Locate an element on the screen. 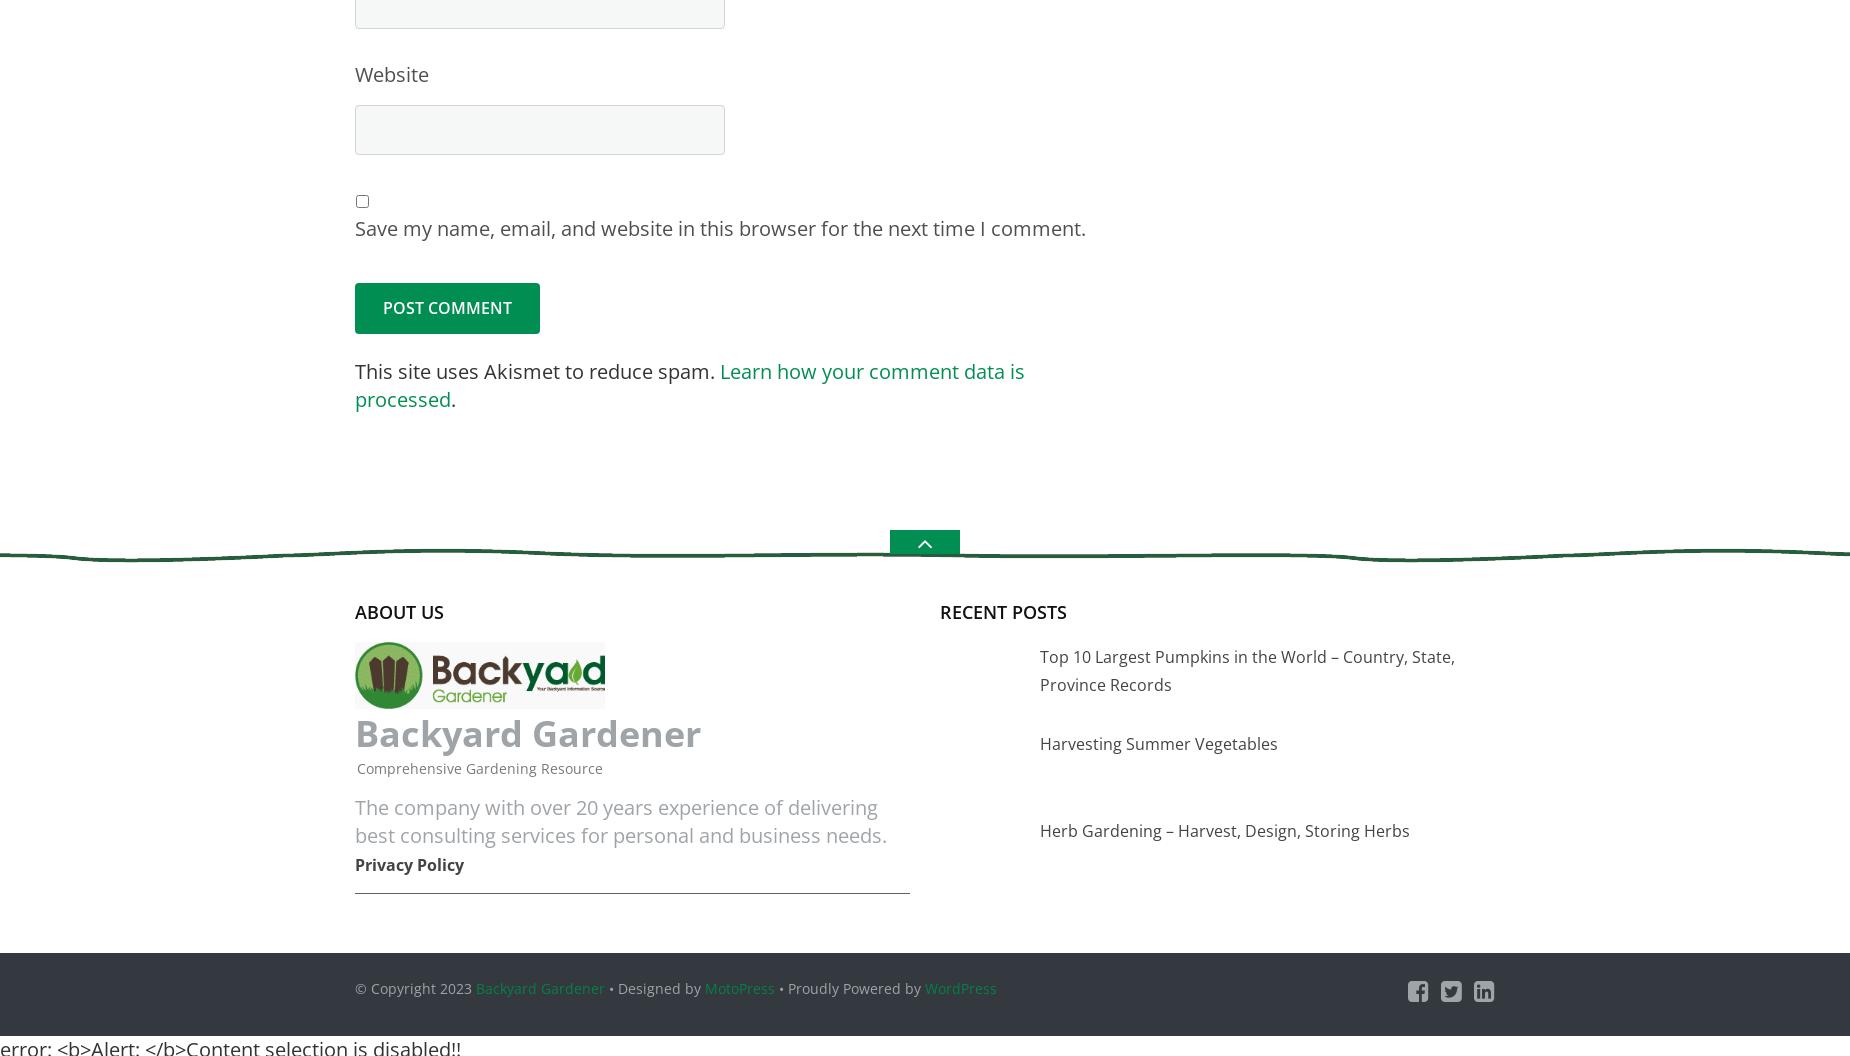  'Recent Posts' is located at coordinates (1002, 610).